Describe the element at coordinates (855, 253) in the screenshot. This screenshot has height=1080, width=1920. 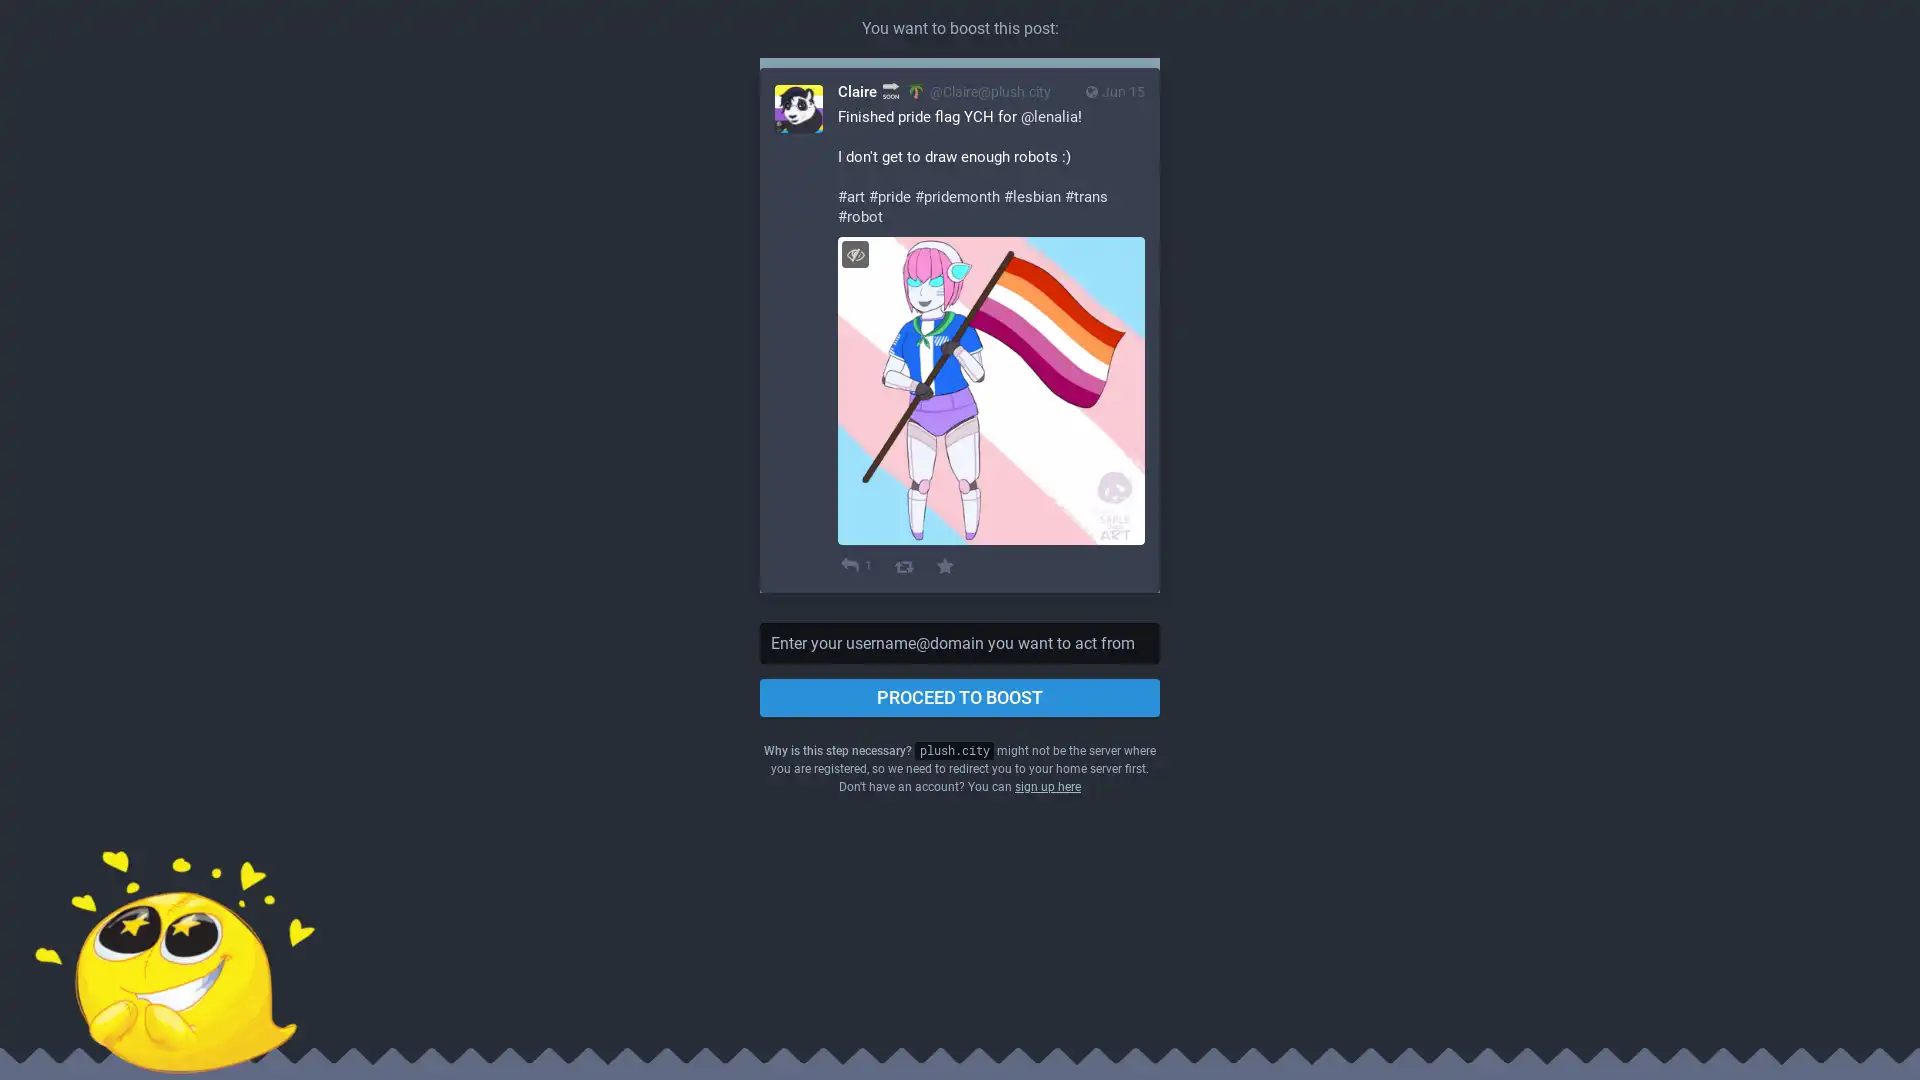
I see `Hide image` at that location.